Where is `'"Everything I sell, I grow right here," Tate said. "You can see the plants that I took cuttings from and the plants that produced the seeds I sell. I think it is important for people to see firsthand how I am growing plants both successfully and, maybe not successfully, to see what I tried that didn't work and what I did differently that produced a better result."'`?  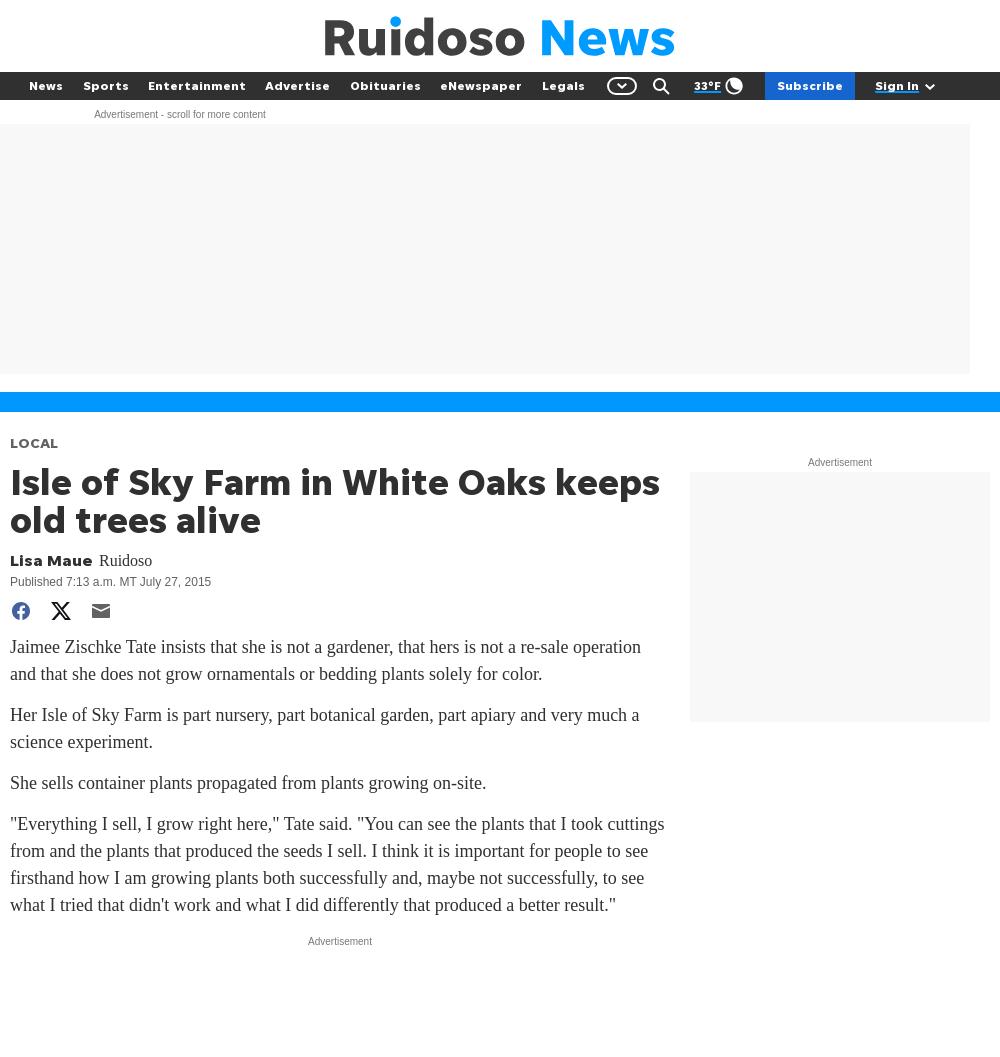 '"Everything I sell, I grow right here," Tate said. "You can see the plants that I took cuttings from and the plants that produced the seeds I sell. I think it is important for people to see firsthand how I am growing plants both successfully and, maybe not successfully, to see what I tried that didn't work and what I did differently that produced a better result."' is located at coordinates (336, 863).